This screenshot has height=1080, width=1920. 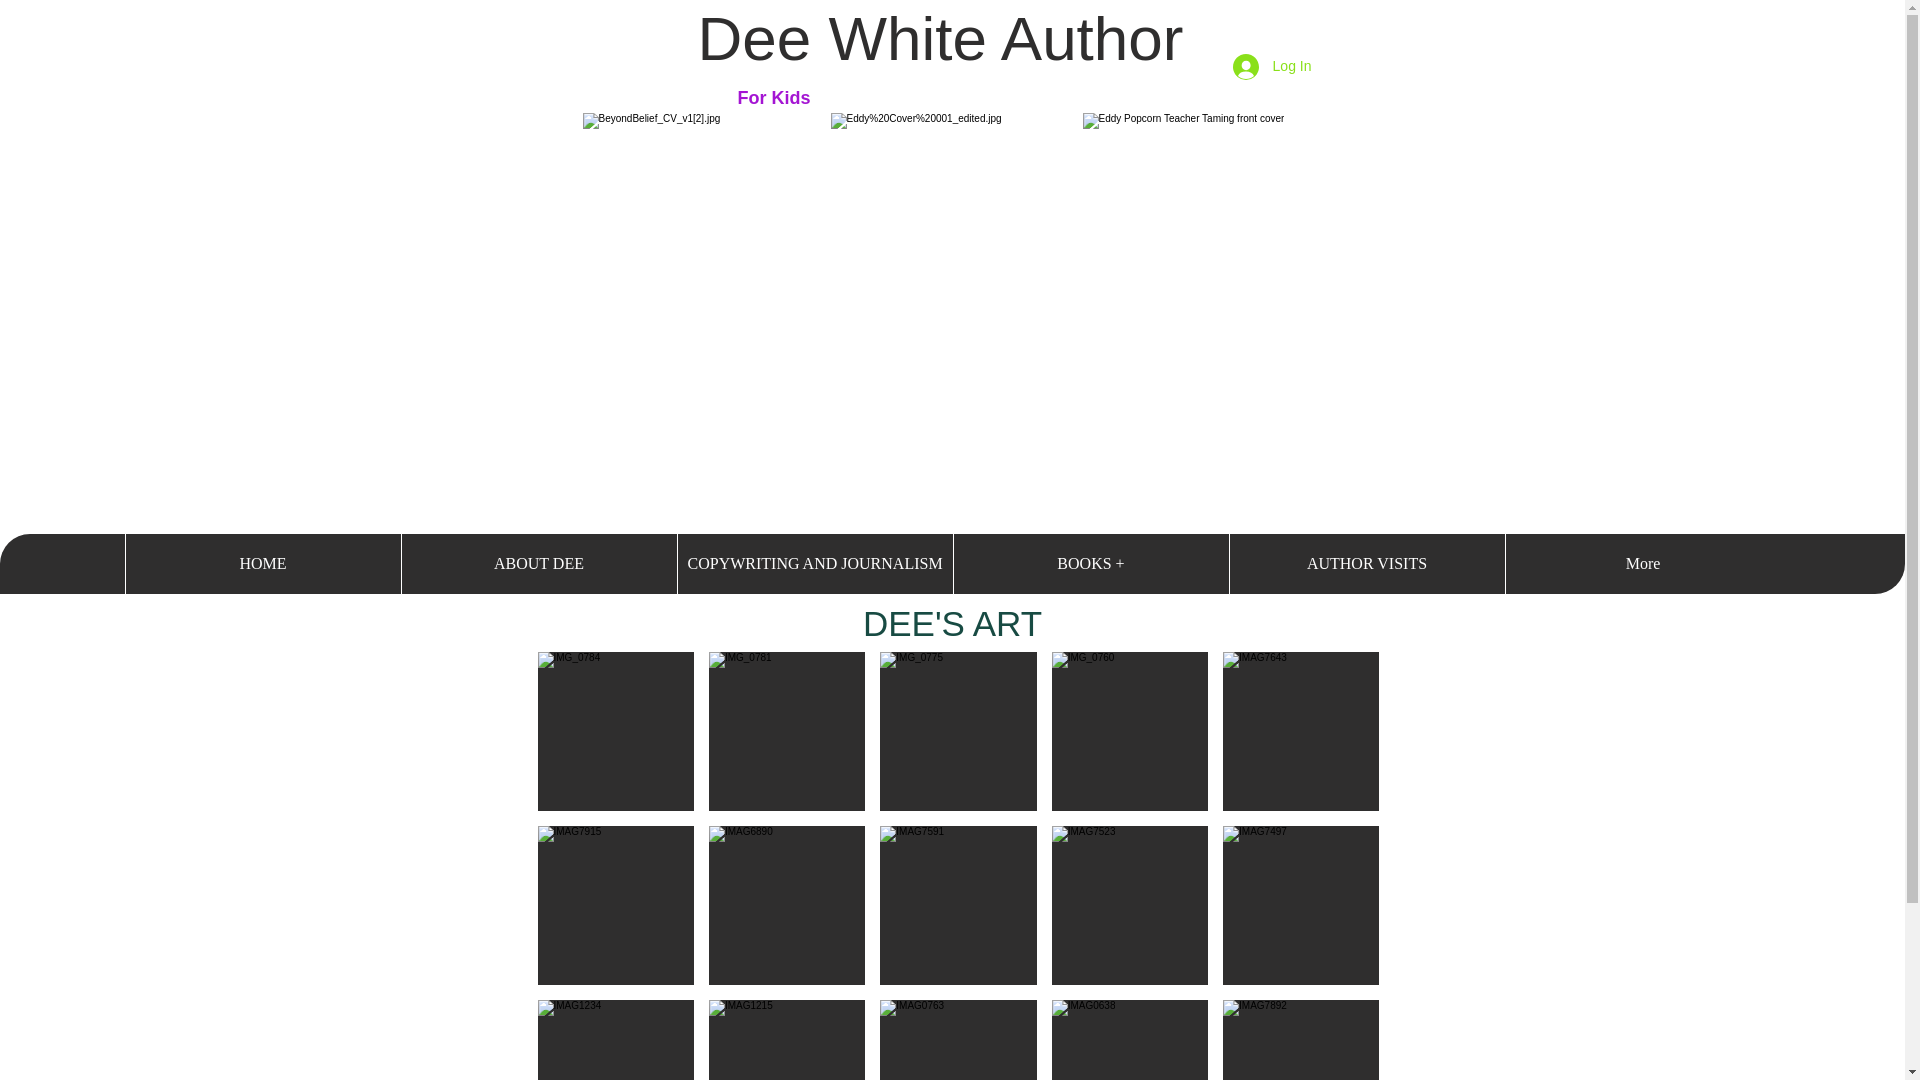 I want to click on 'Dee White Author', so click(x=939, y=38).